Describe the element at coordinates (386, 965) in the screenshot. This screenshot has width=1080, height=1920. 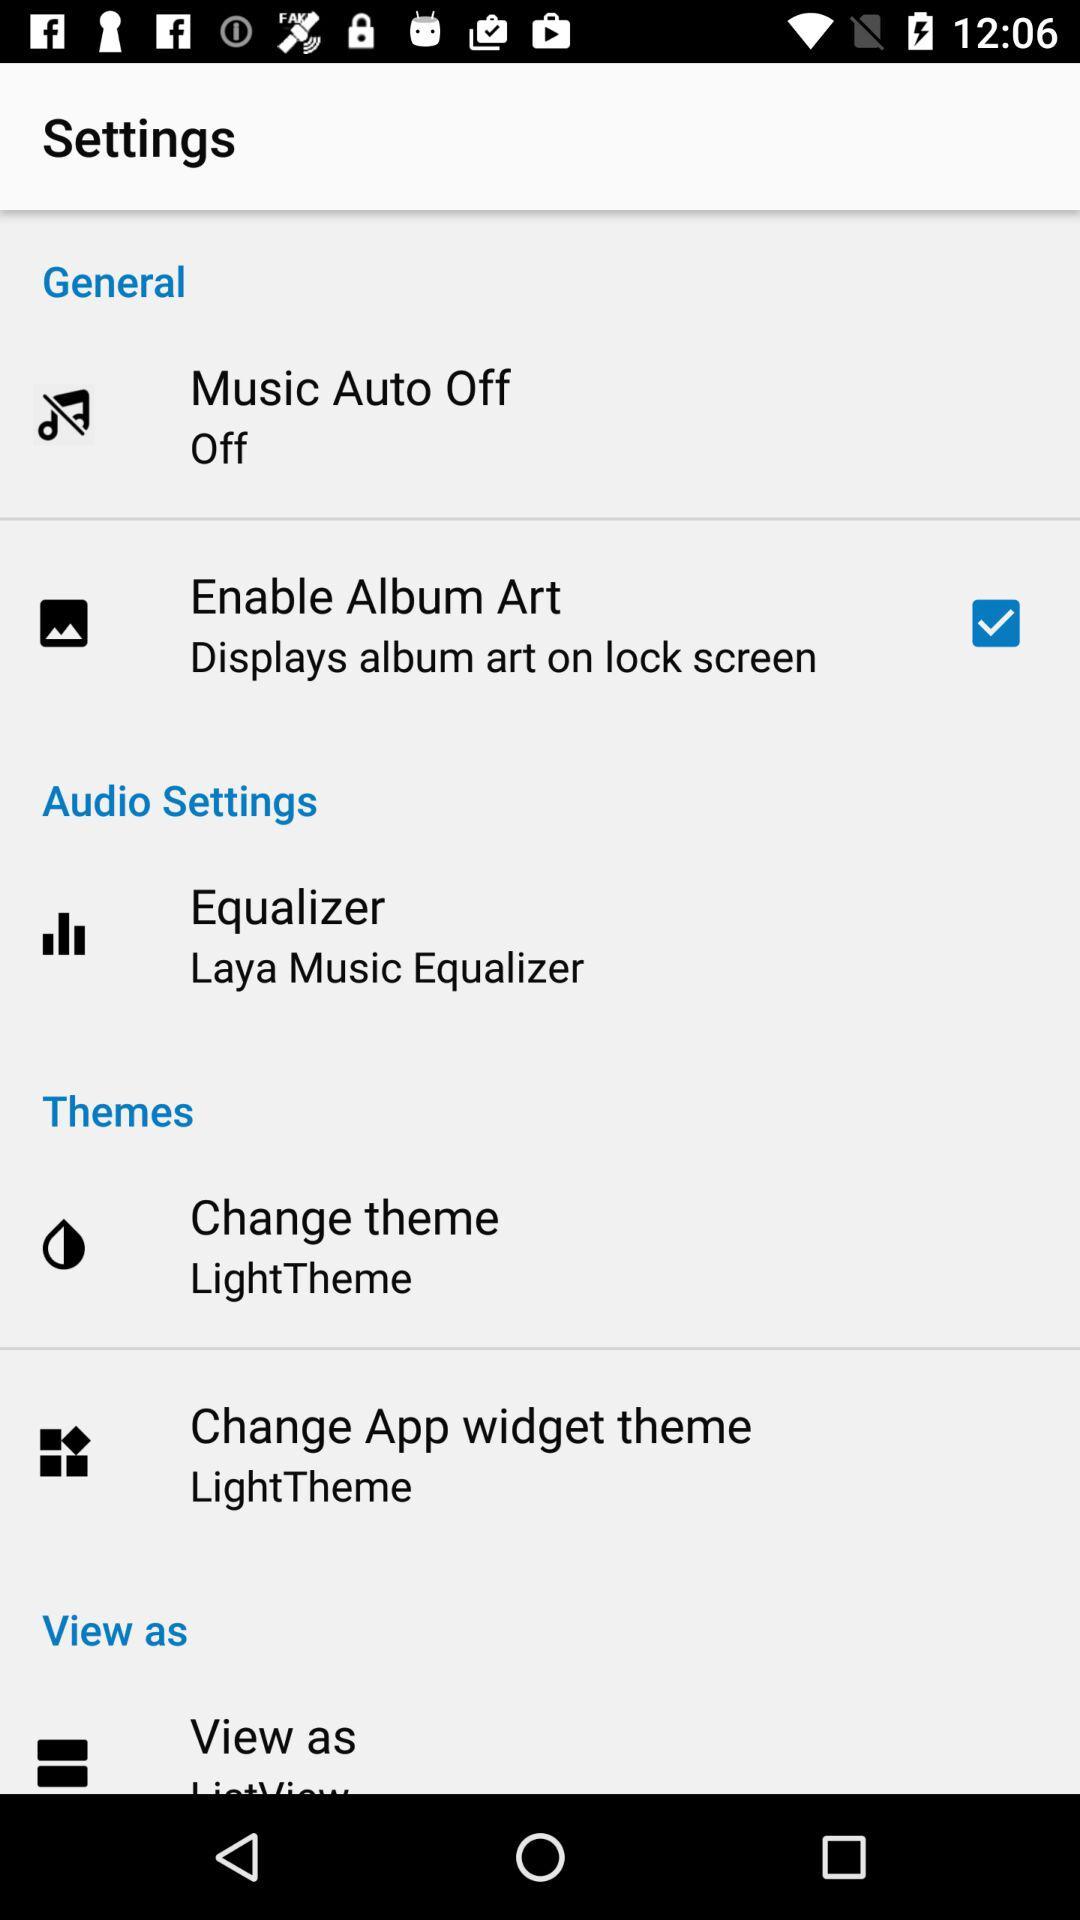
I see `laya music equalizer item` at that location.